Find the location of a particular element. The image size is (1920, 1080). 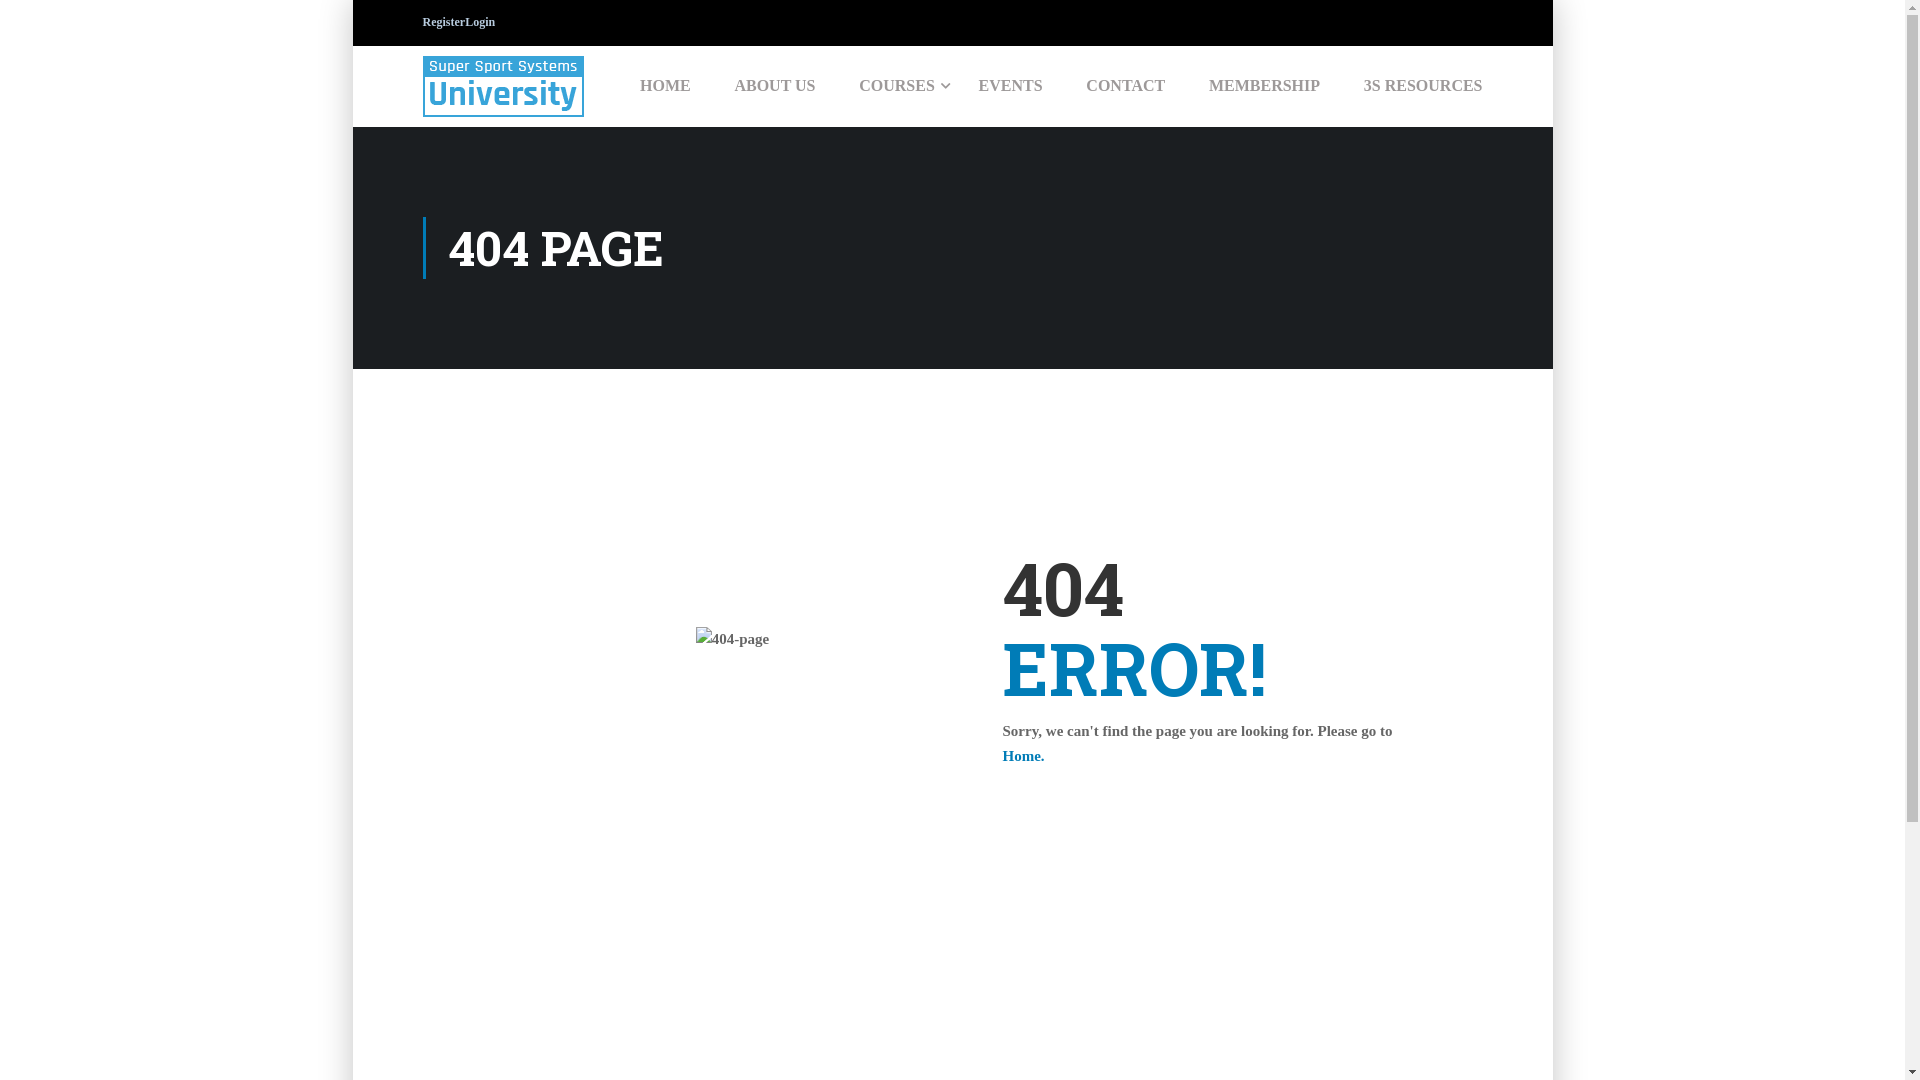

'CONTACT' is located at coordinates (1125, 84).